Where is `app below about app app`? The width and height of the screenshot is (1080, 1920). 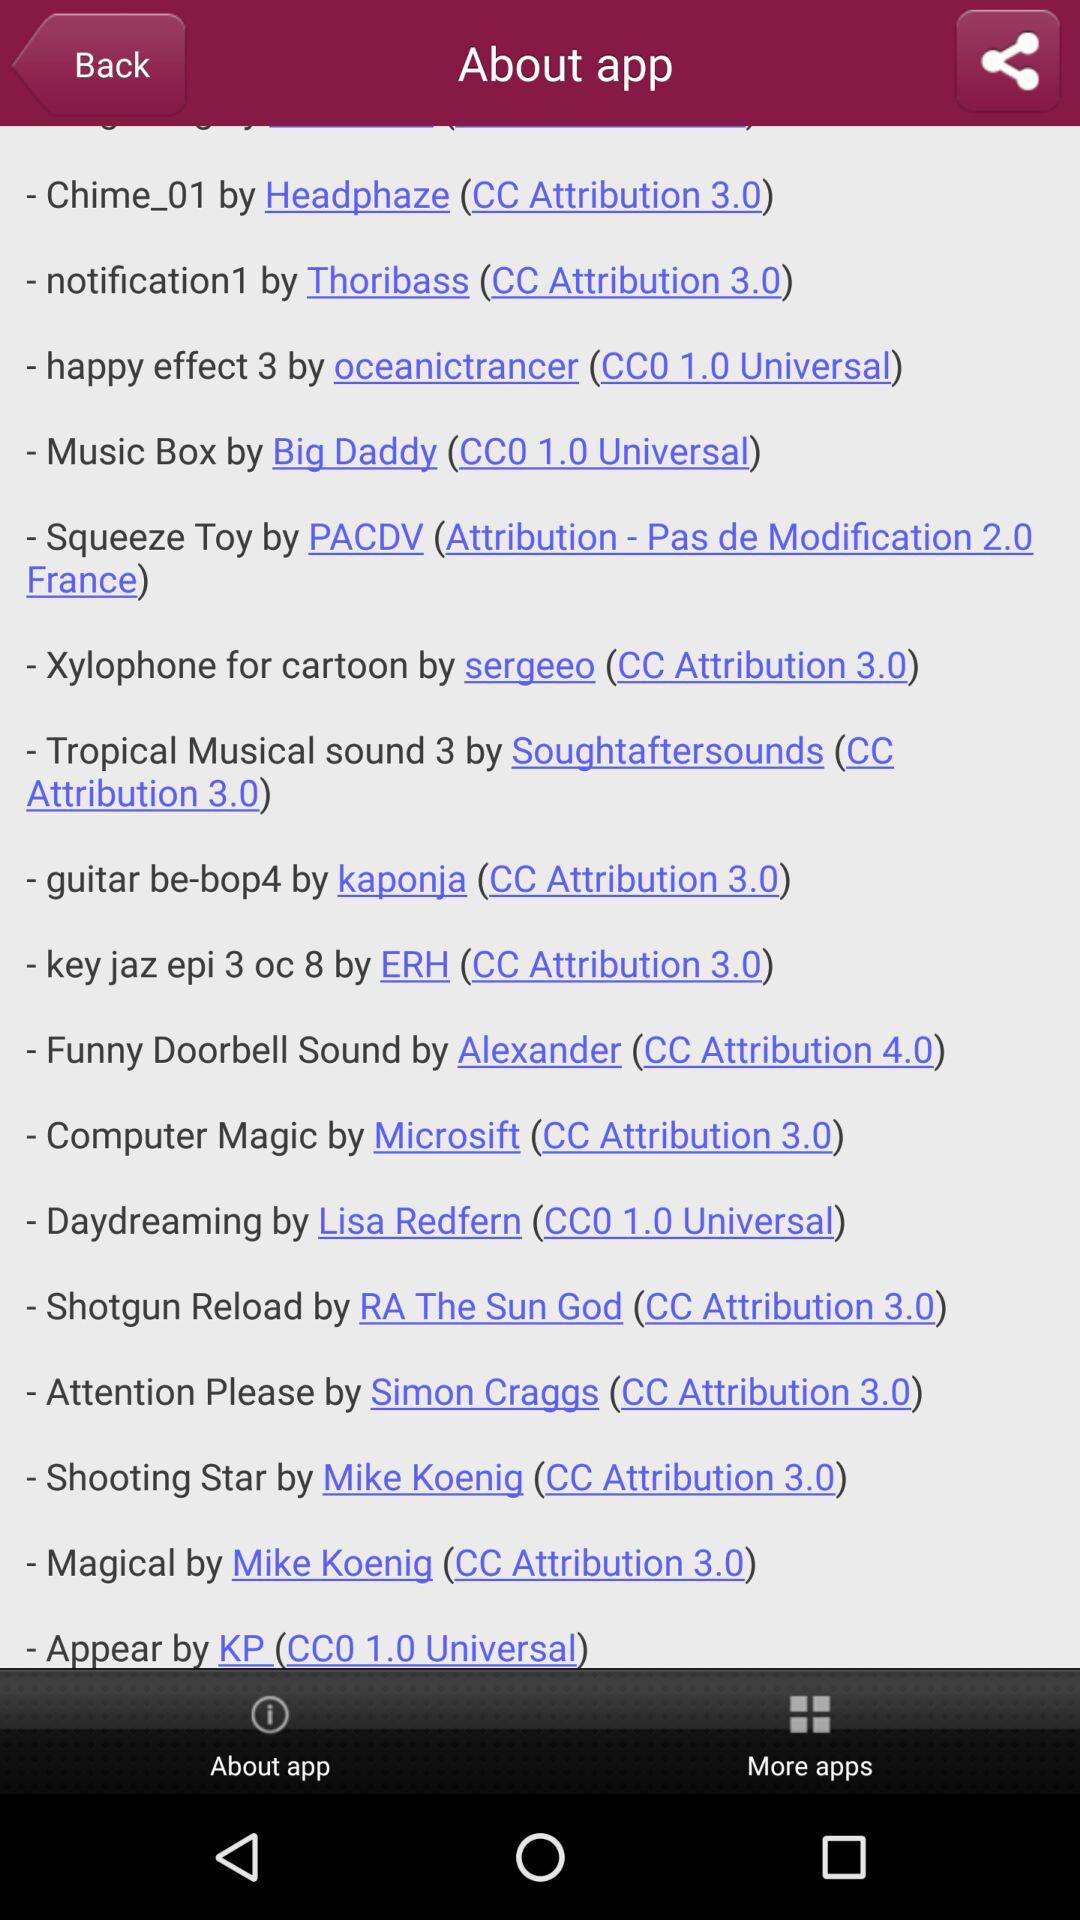
app below about app app is located at coordinates (540, 896).